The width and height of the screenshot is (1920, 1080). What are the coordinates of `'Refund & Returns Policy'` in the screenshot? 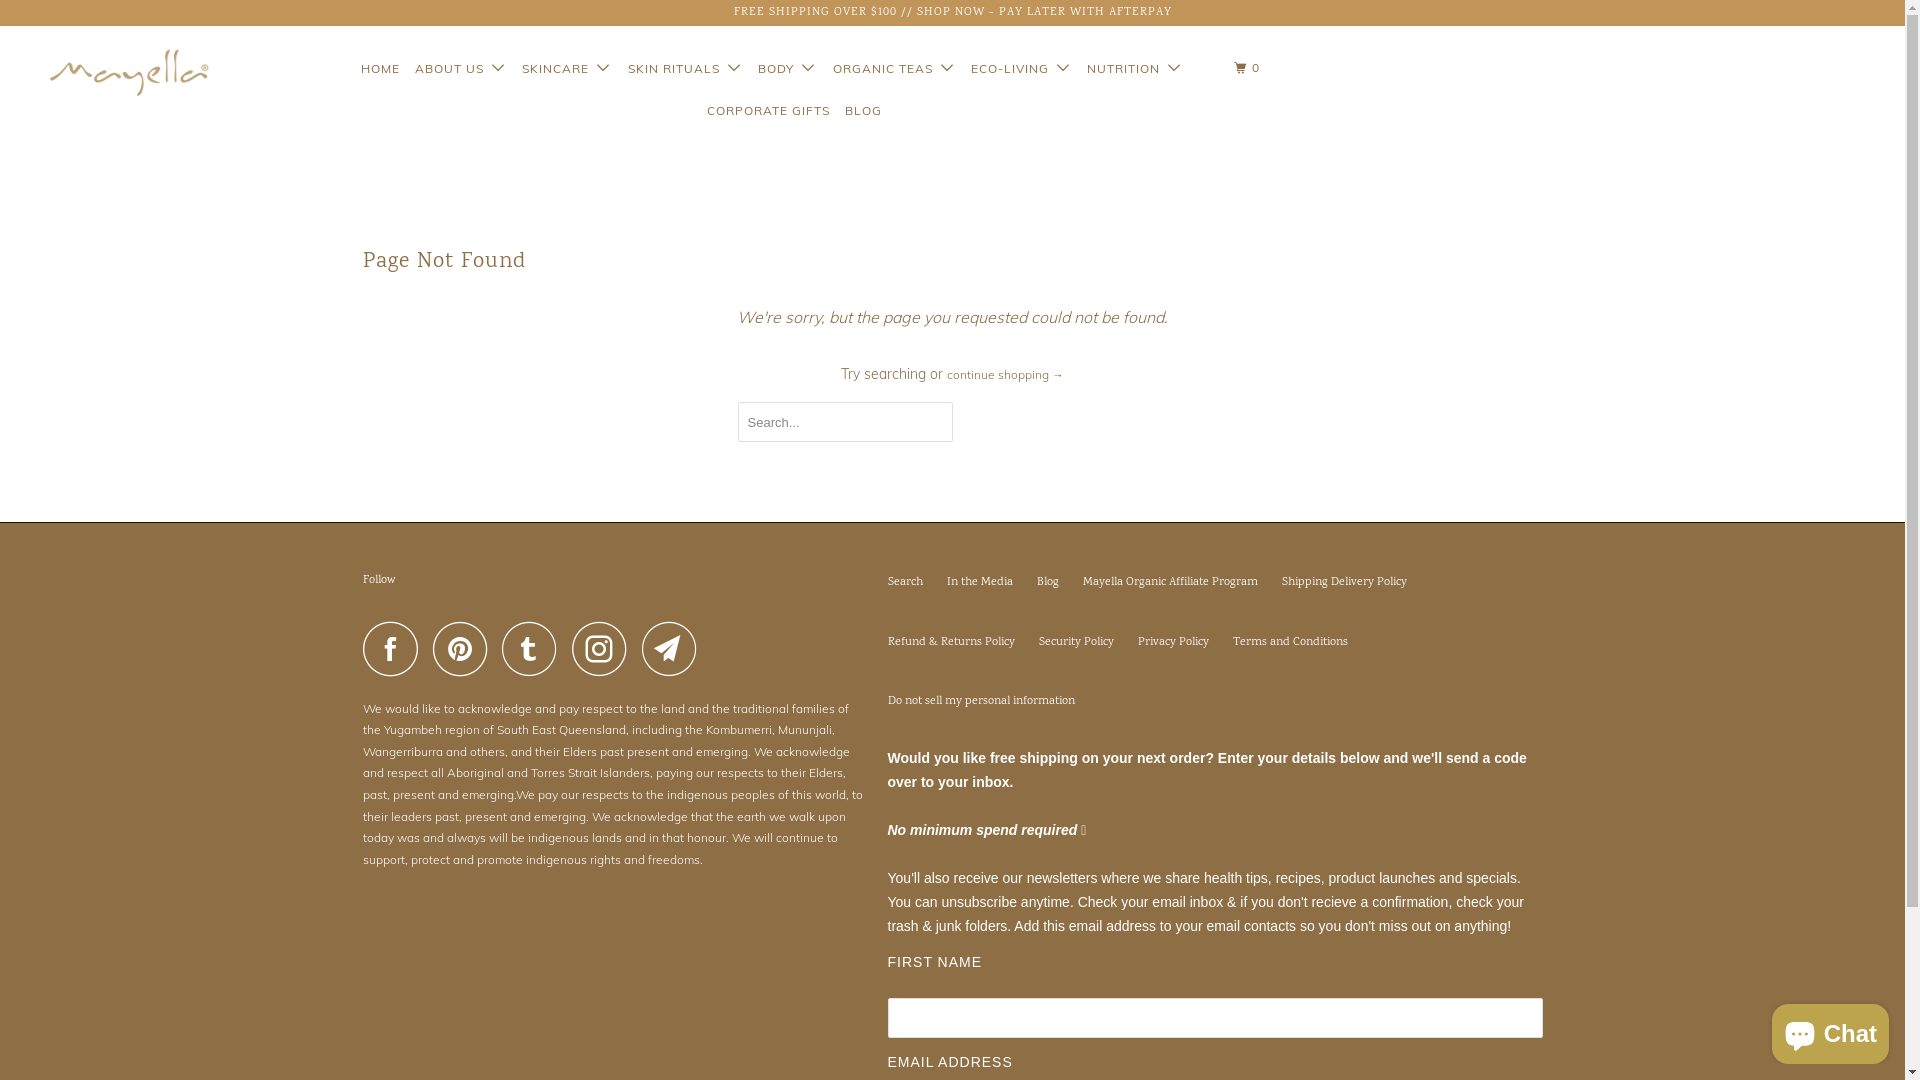 It's located at (950, 642).